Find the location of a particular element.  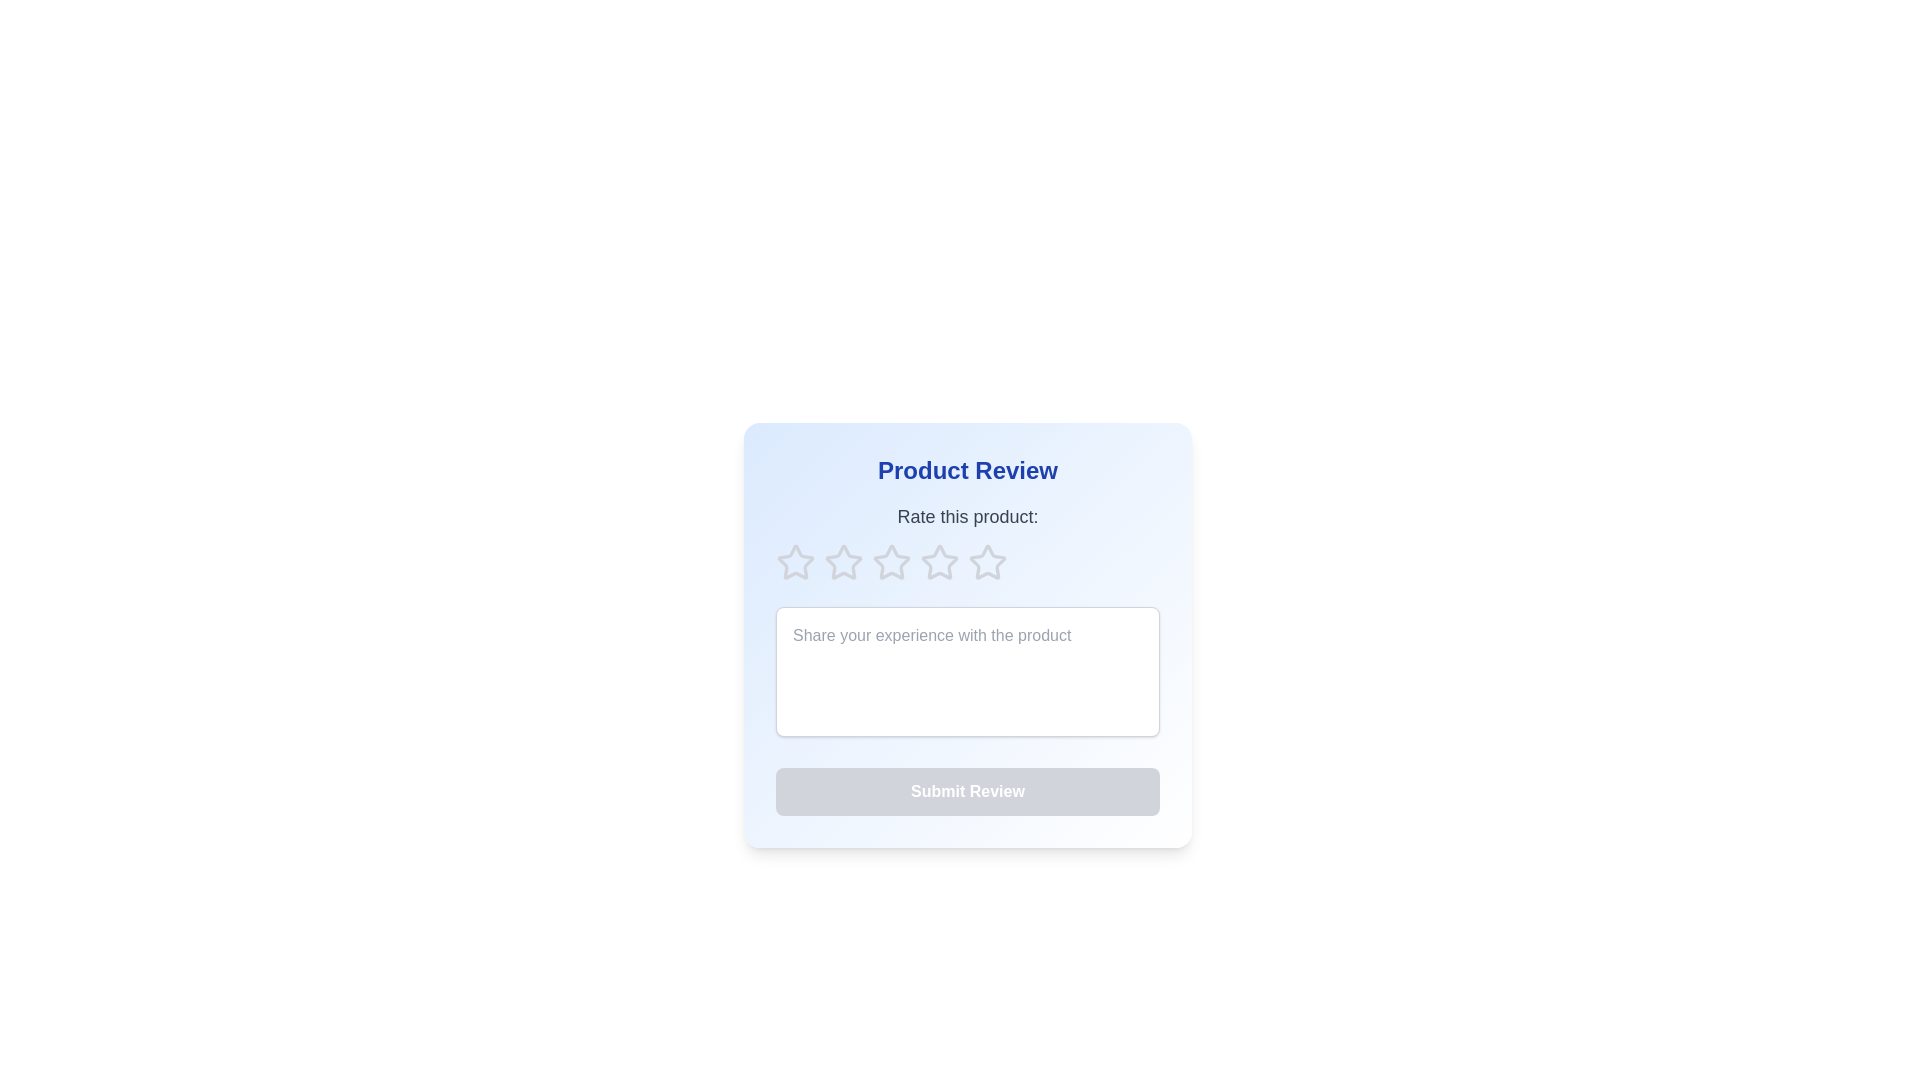

the text label that prompts users to provide a rating for the product, located below the 'Product Review' header and above the star rating icons is located at coordinates (968, 515).